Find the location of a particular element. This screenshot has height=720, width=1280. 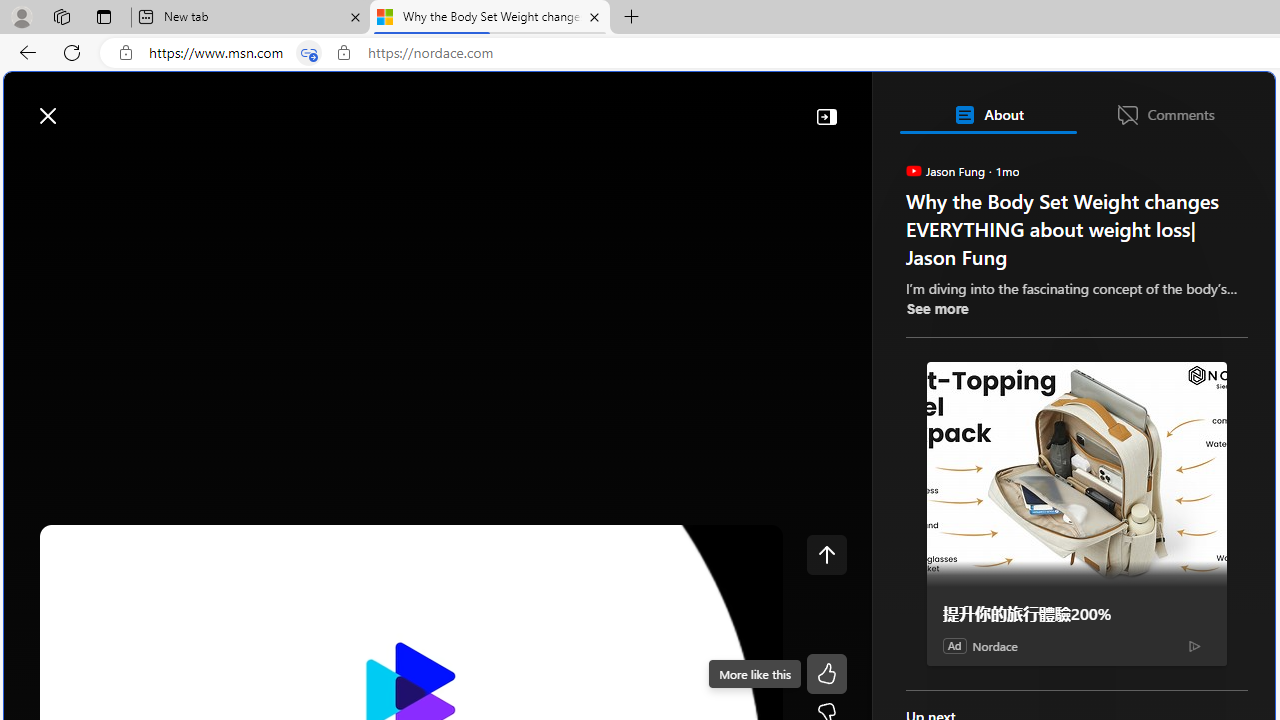

'Discover' is located at coordinates (83, 162).